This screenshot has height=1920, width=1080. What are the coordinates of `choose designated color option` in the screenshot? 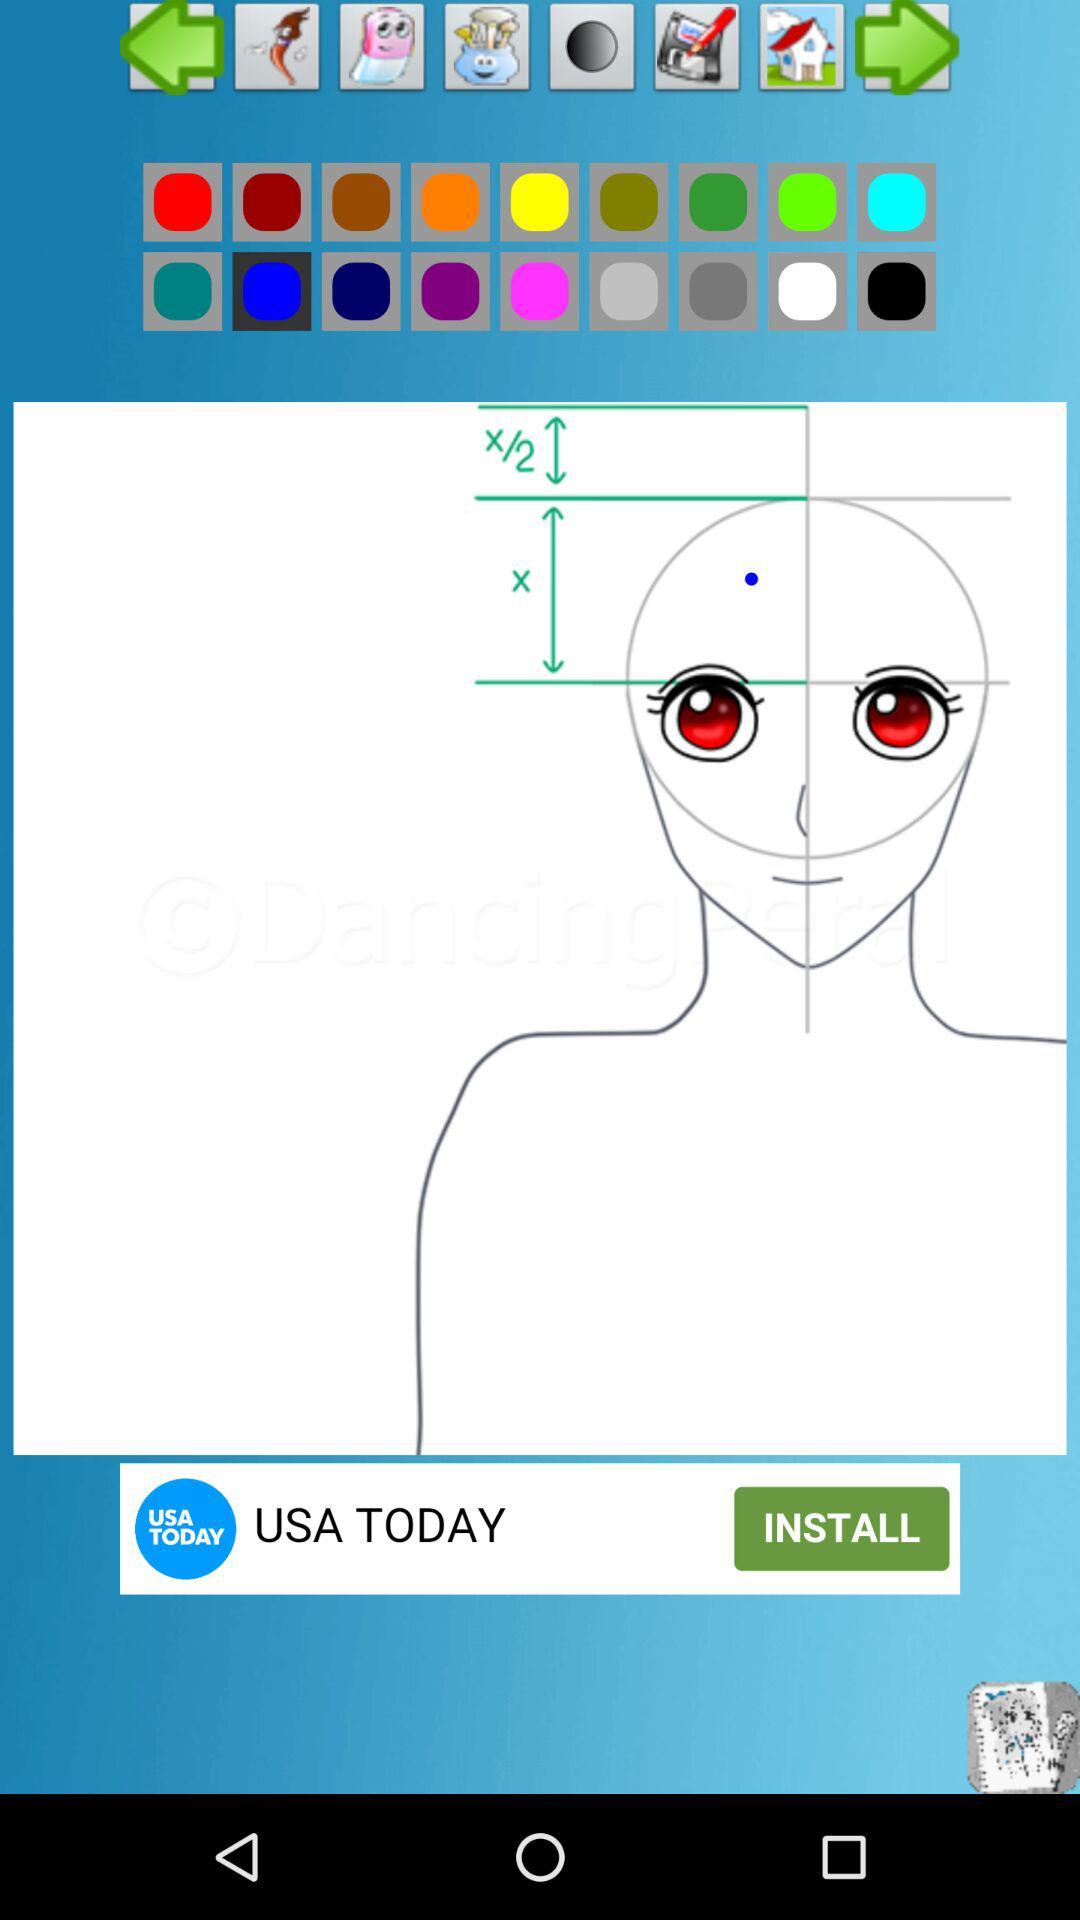 It's located at (627, 202).